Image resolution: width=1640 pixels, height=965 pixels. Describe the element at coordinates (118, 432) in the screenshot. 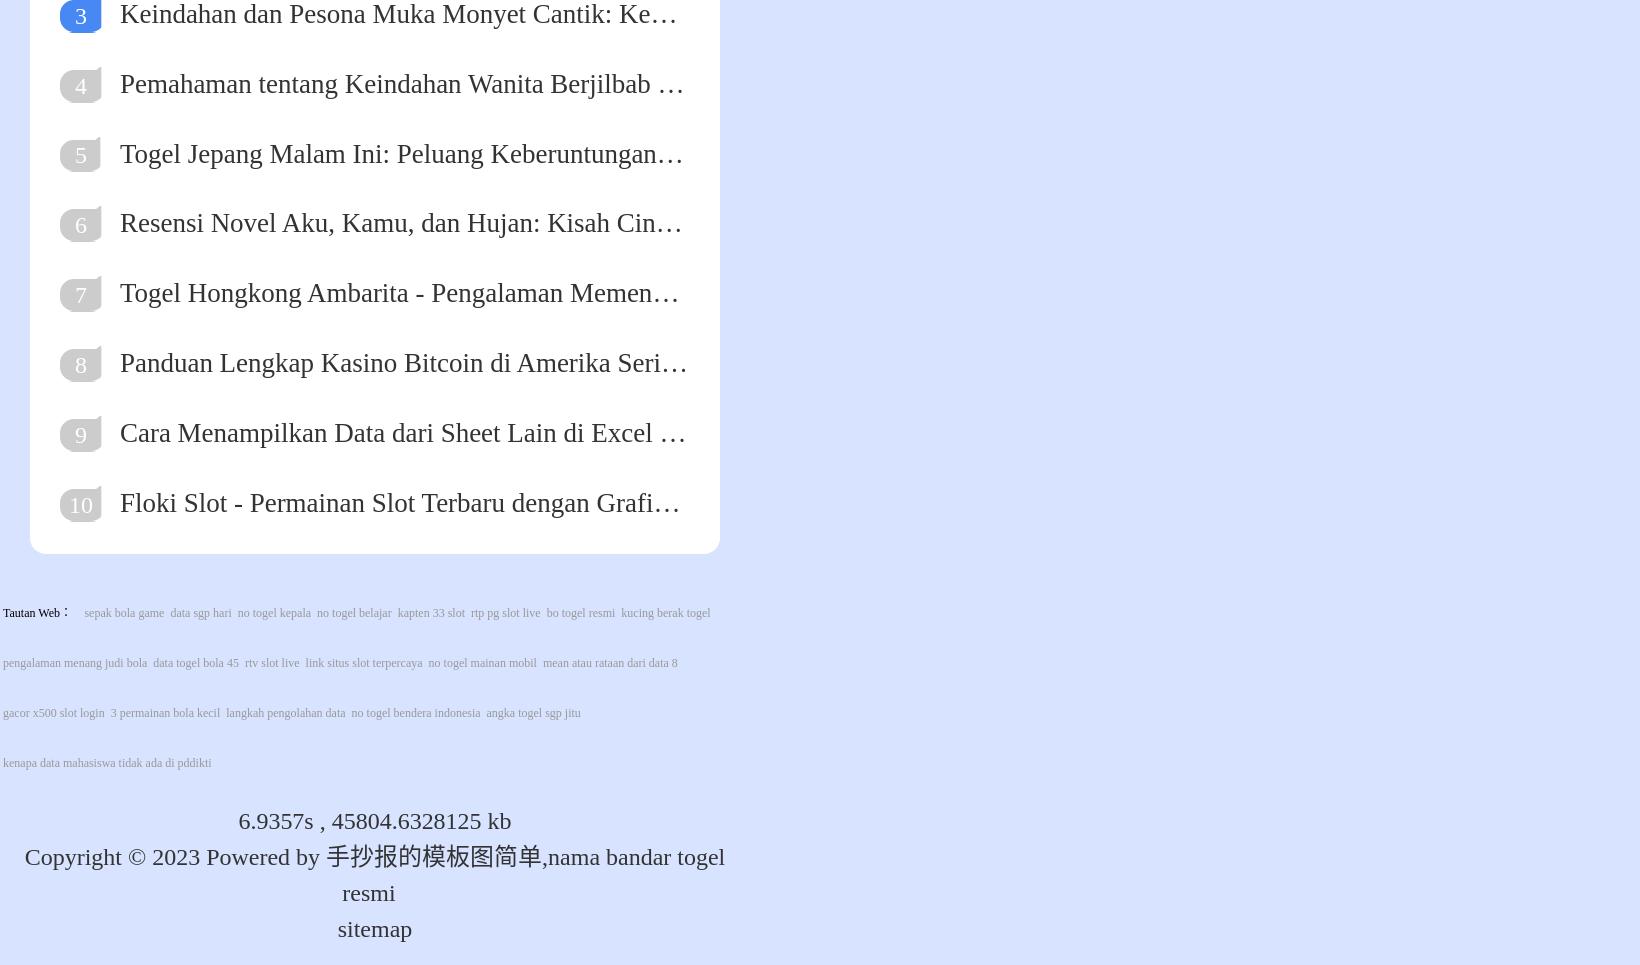

I see `'Cara Menampilkan Data dari Sheet Lain di Excel - Panduan Lengkap'` at that location.